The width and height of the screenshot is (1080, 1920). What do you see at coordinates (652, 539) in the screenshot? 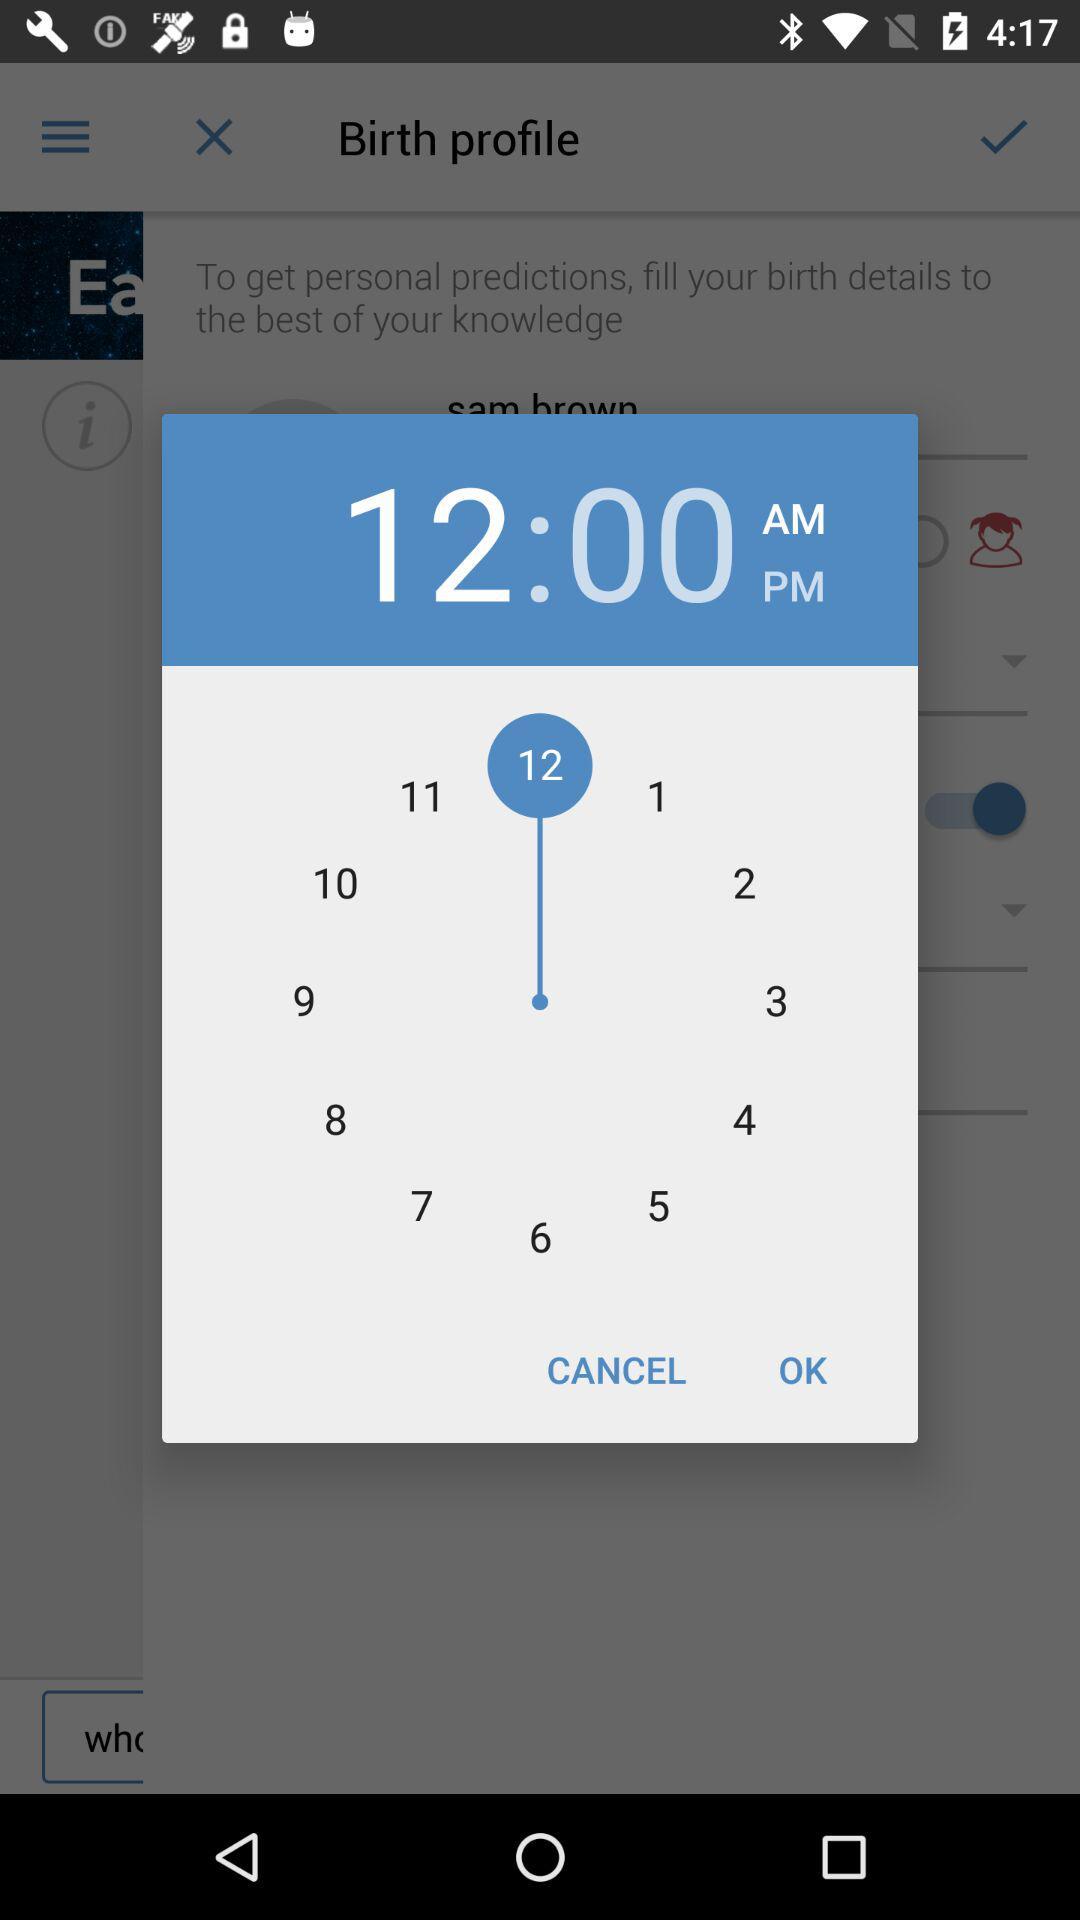
I see `the item next to am icon` at bounding box center [652, 539].